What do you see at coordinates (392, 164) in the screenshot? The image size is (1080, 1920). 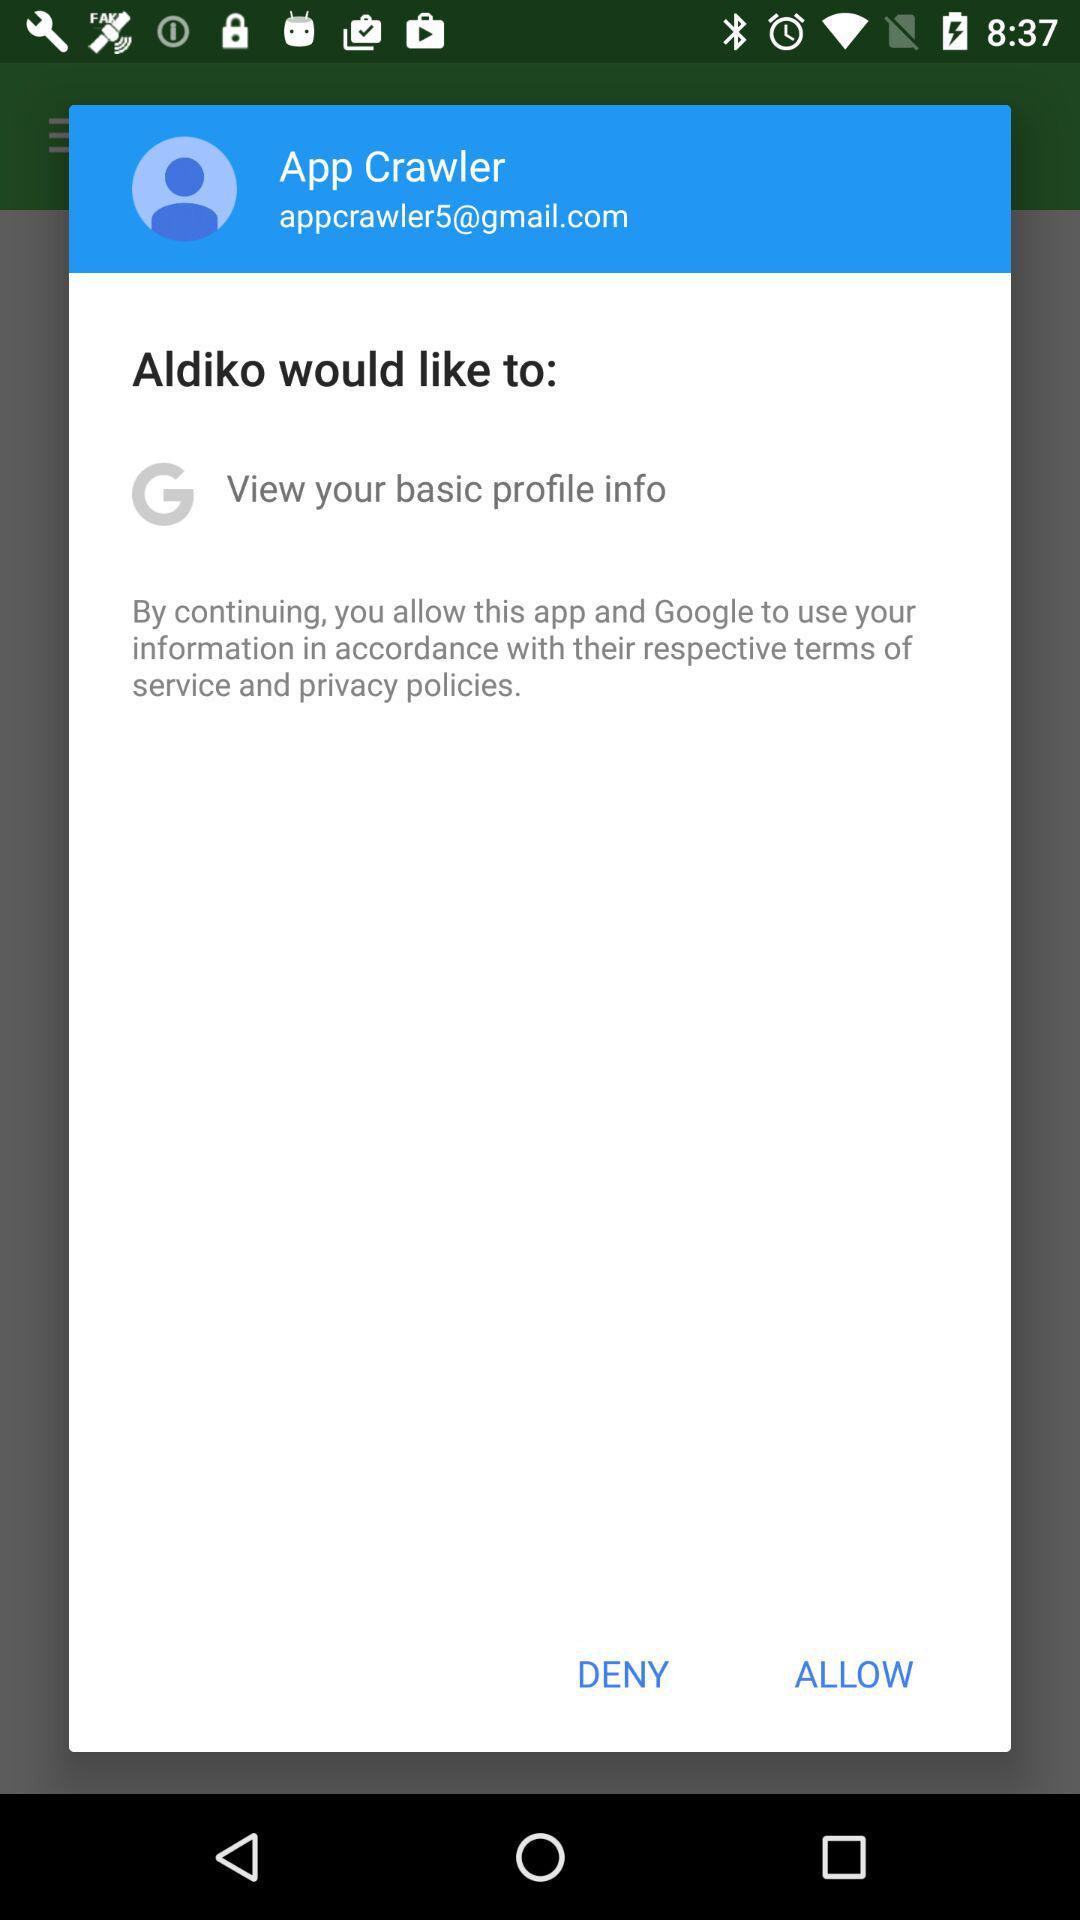 I see `the item above appcrawler5@gmail.com` at bounding box center [392, 164].